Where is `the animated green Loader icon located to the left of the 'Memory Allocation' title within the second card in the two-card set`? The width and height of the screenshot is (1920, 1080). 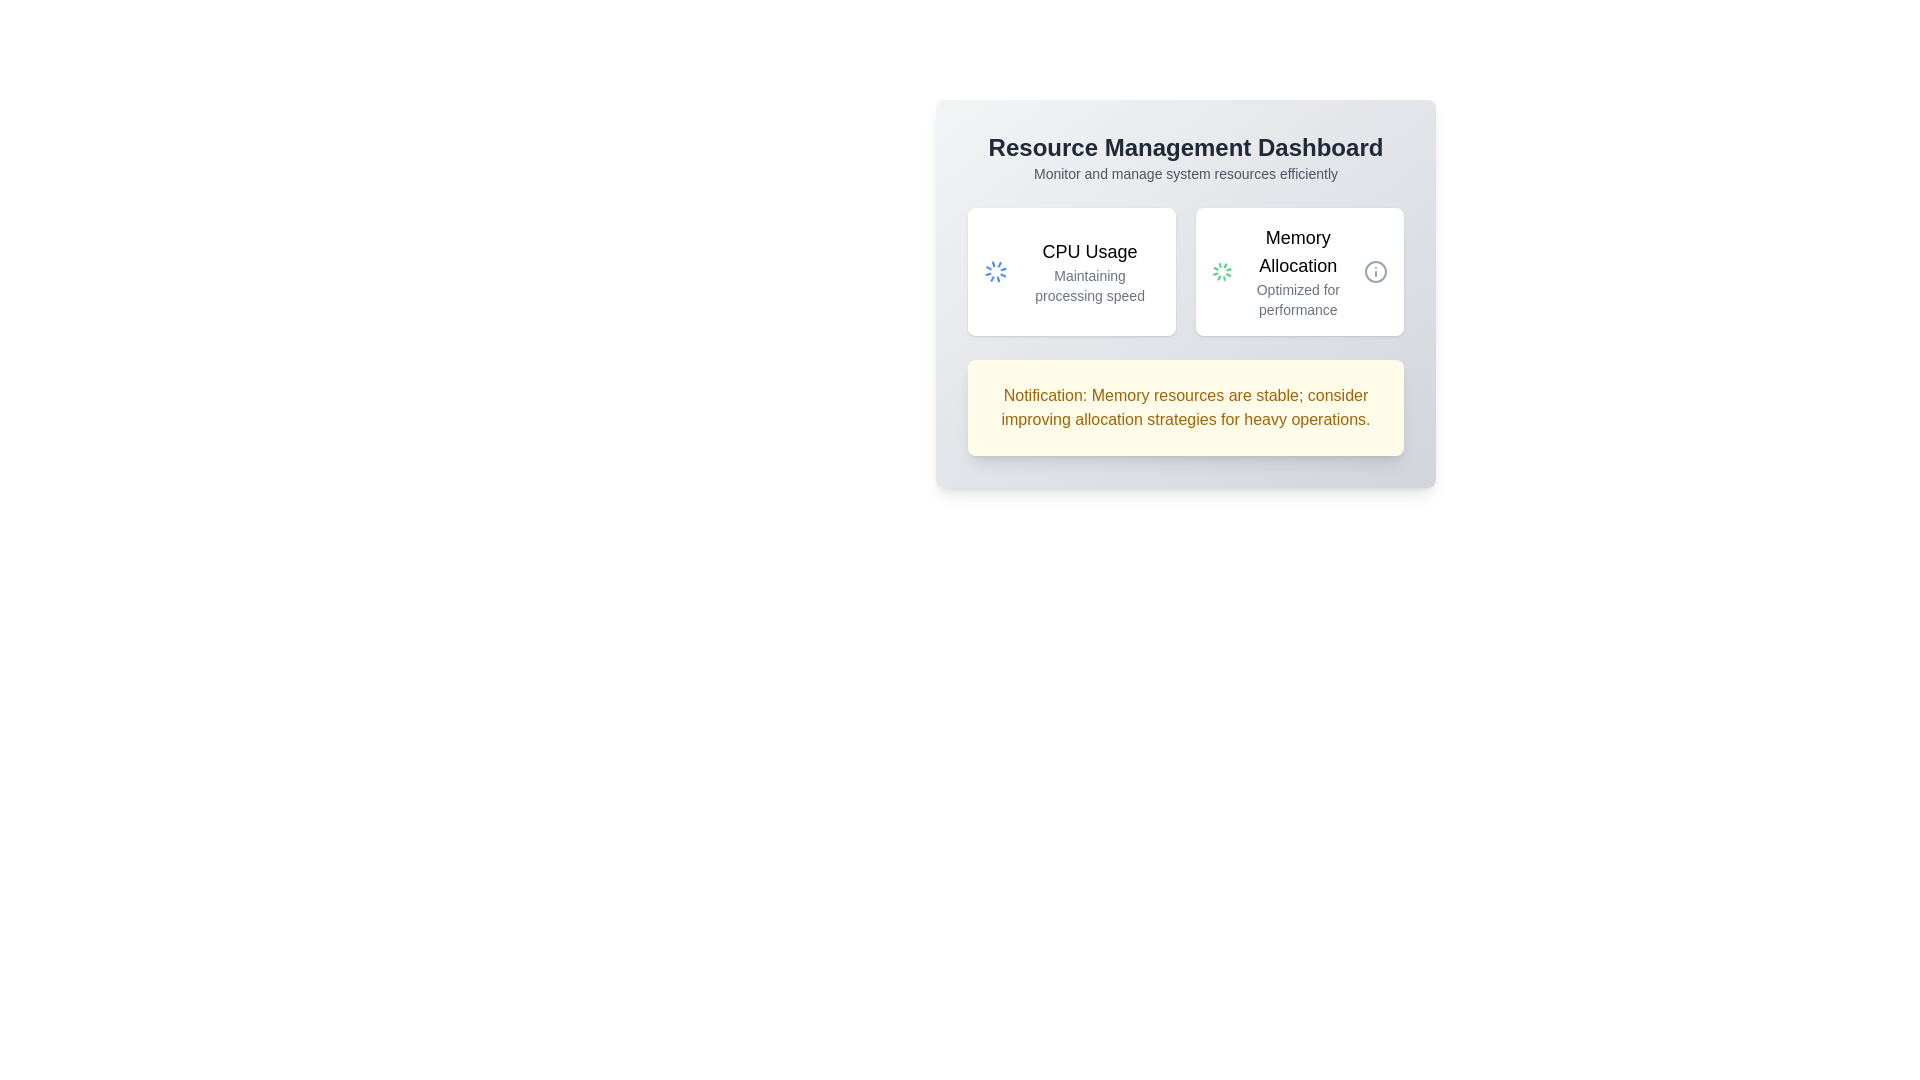
the animated green Loader icon located to the left of the 'Memory Allocation' title within the second card in the two-card set is located at coordinates (1221, 272).